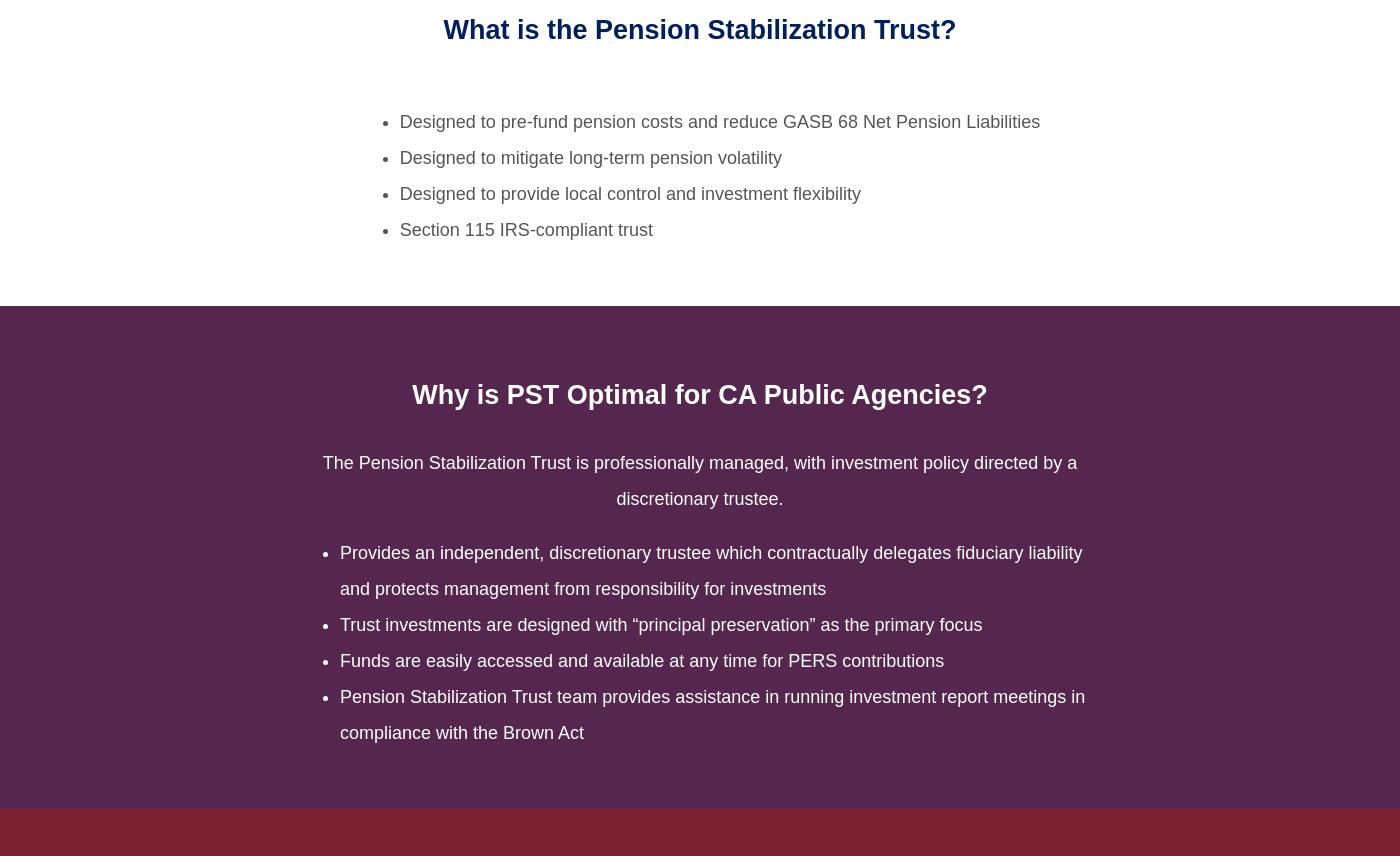 The height and width of the screenshot is (856, 1400). I want to click on 'What is the Pension Stabilization Trust?', so click(442, 29).